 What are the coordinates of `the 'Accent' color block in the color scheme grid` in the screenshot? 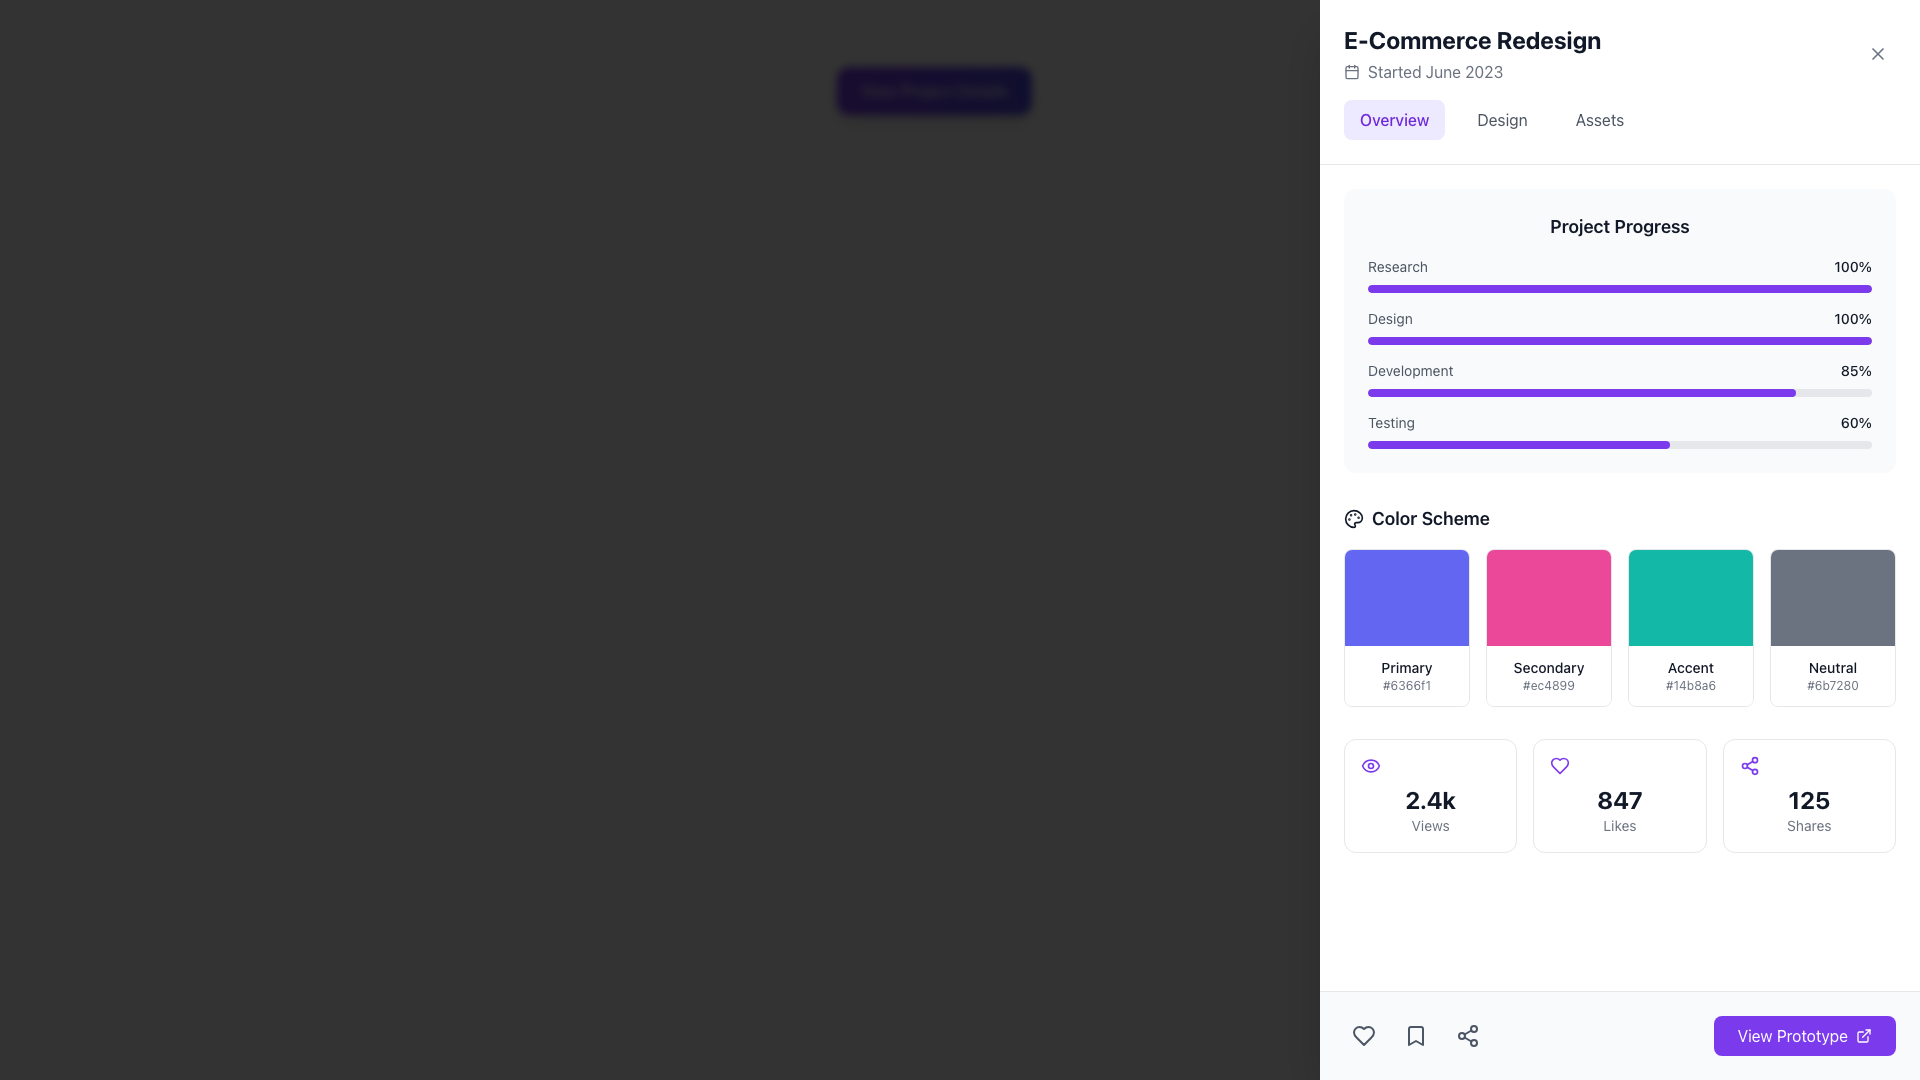 It's located at (1620, 627).